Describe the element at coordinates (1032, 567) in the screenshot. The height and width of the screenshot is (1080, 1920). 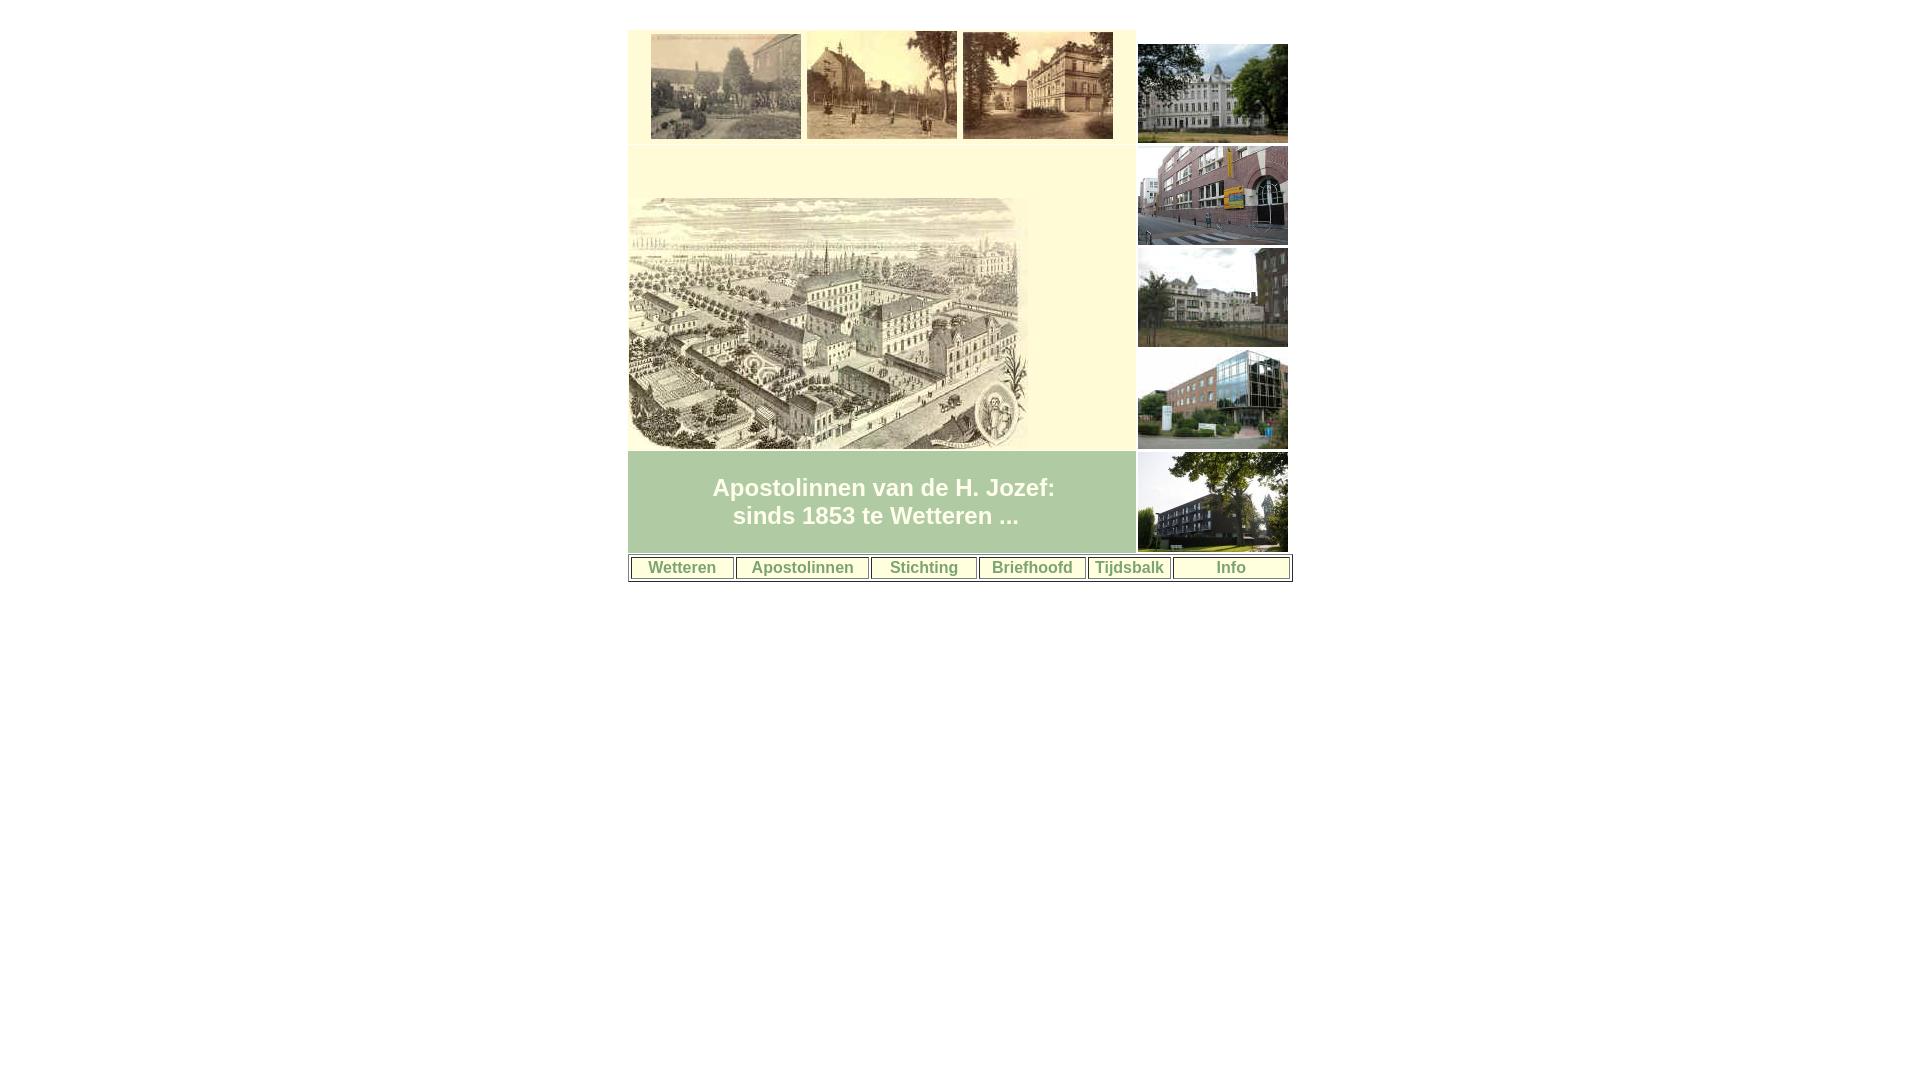
I see `'Briefhoofd'` at that location.